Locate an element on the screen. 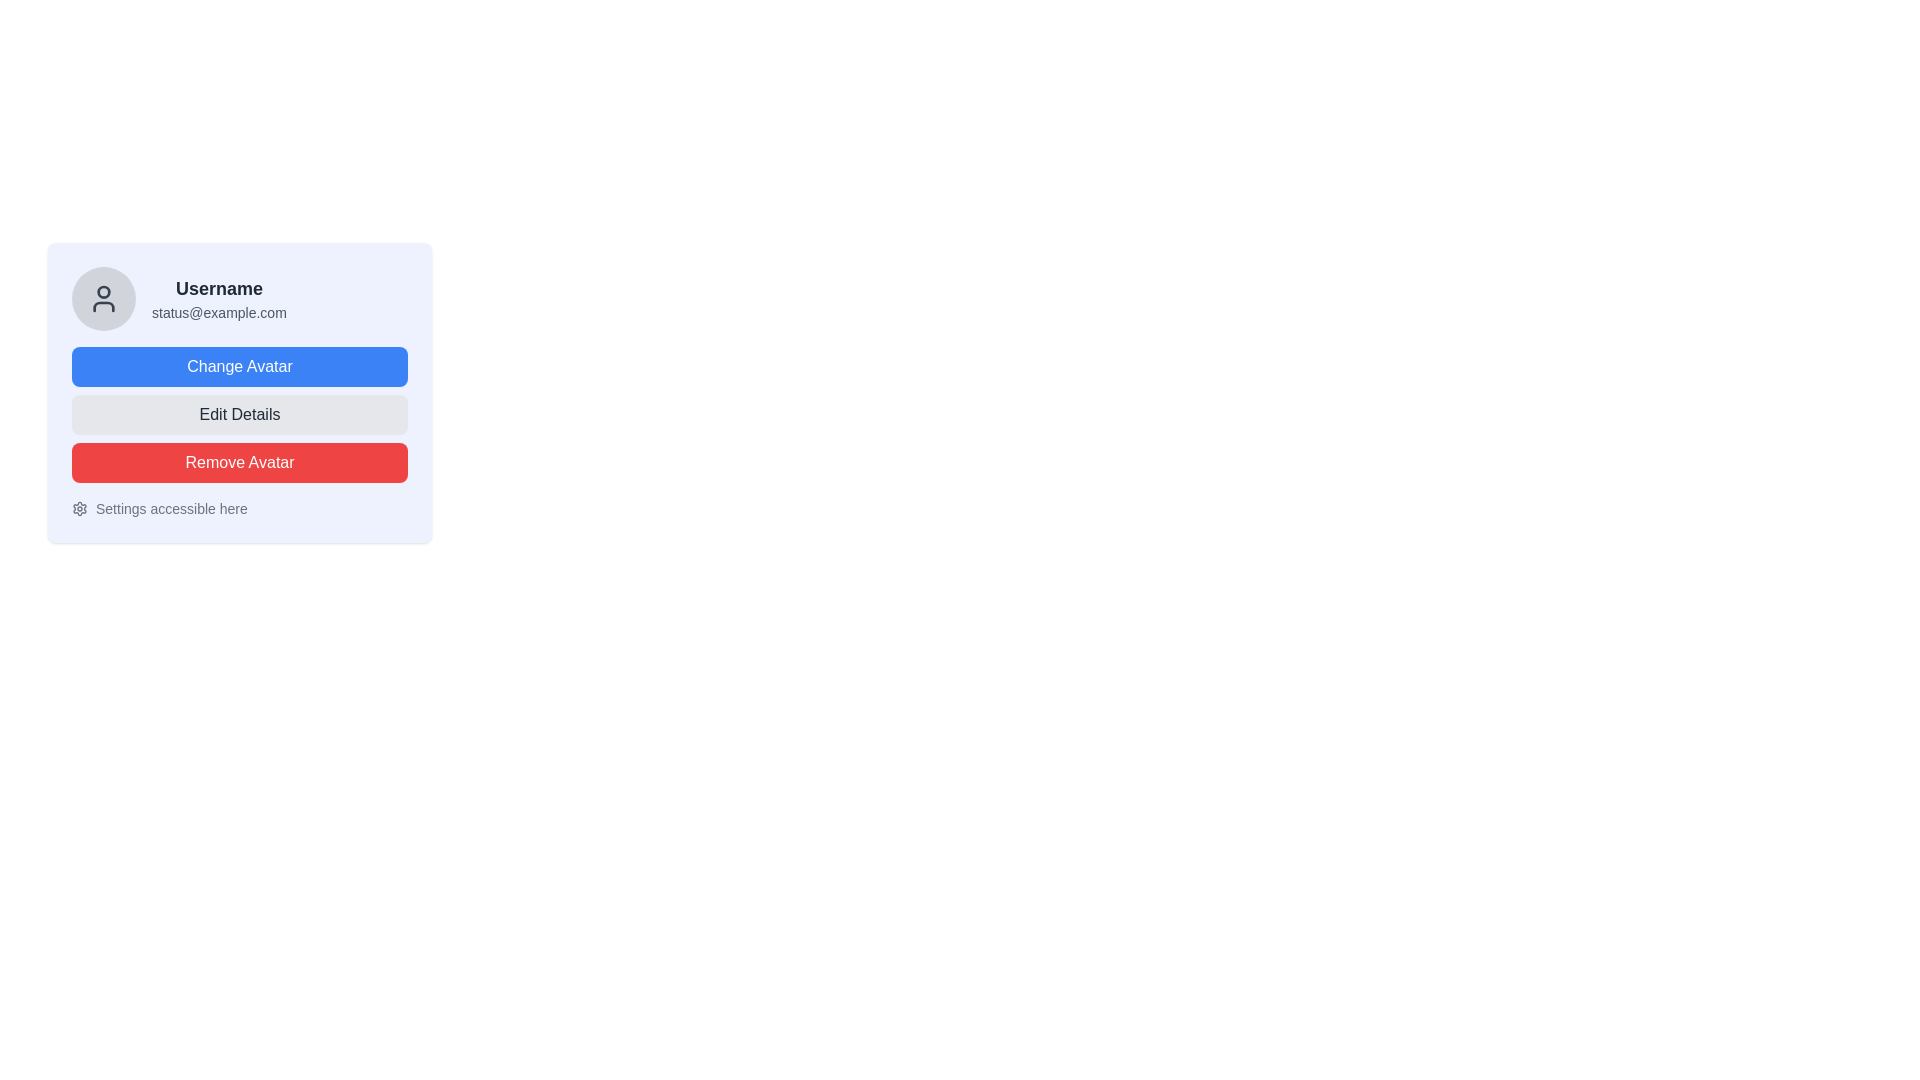 The image size is (1920, 1080). the red rectangular button labeled 'Remove Avatar' located at the bottom of the user profile section is located at coordinates (240, 462).